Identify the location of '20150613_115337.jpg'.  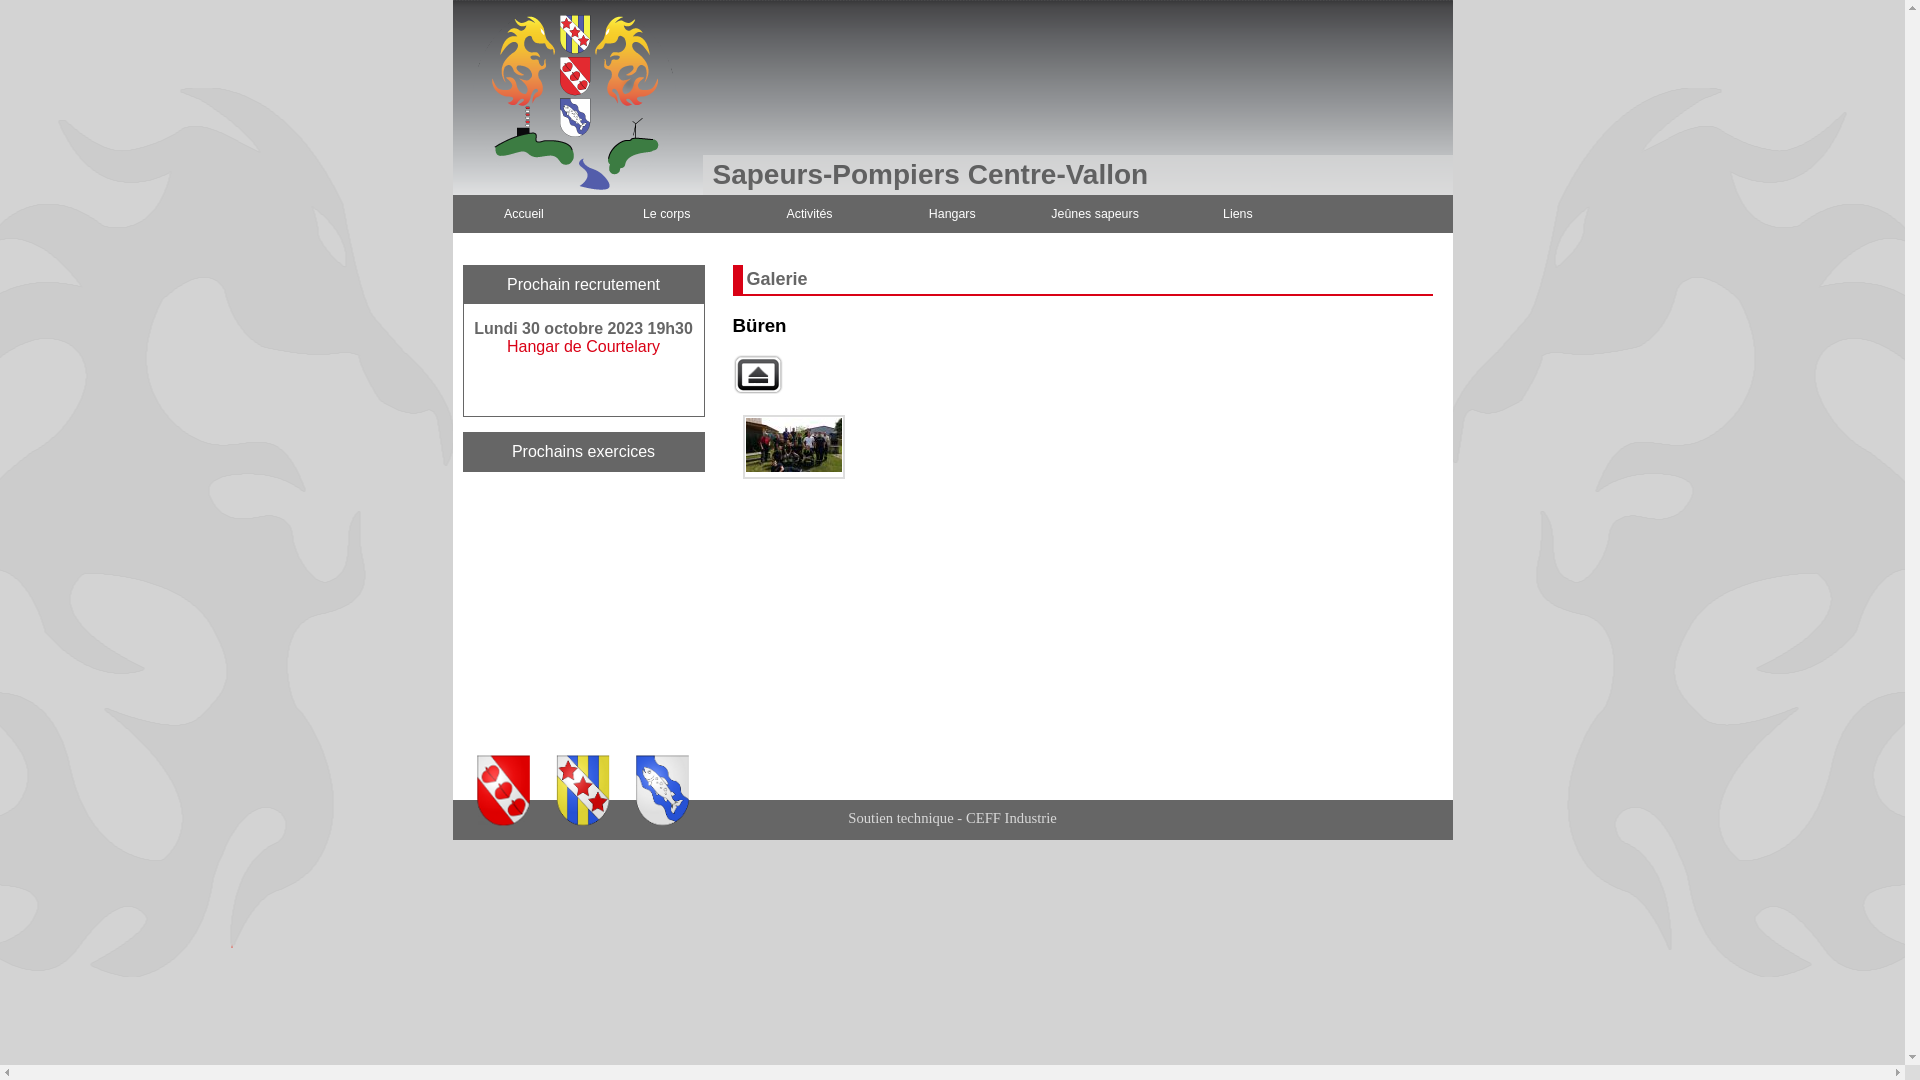
(791, 446).